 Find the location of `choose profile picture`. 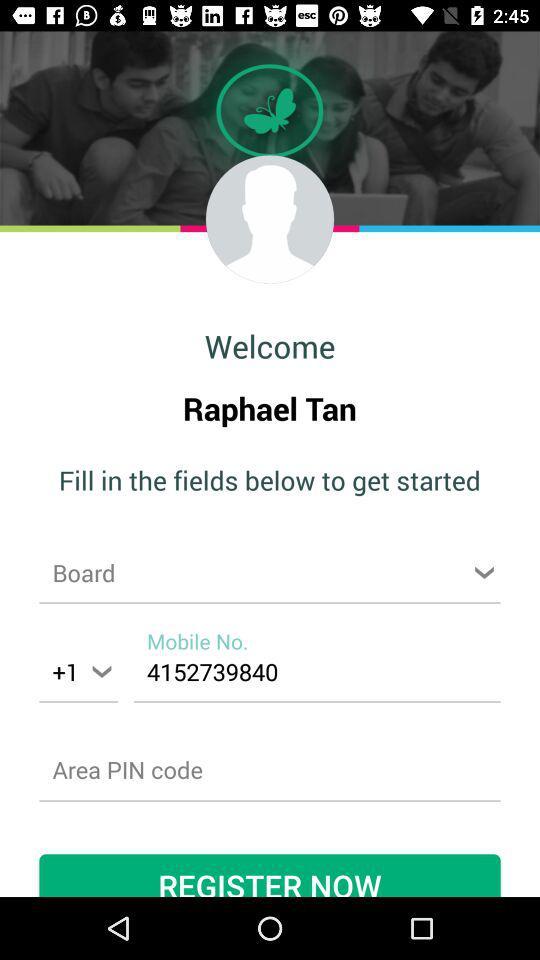

choose profile picture is located at coordinates (270, 219).